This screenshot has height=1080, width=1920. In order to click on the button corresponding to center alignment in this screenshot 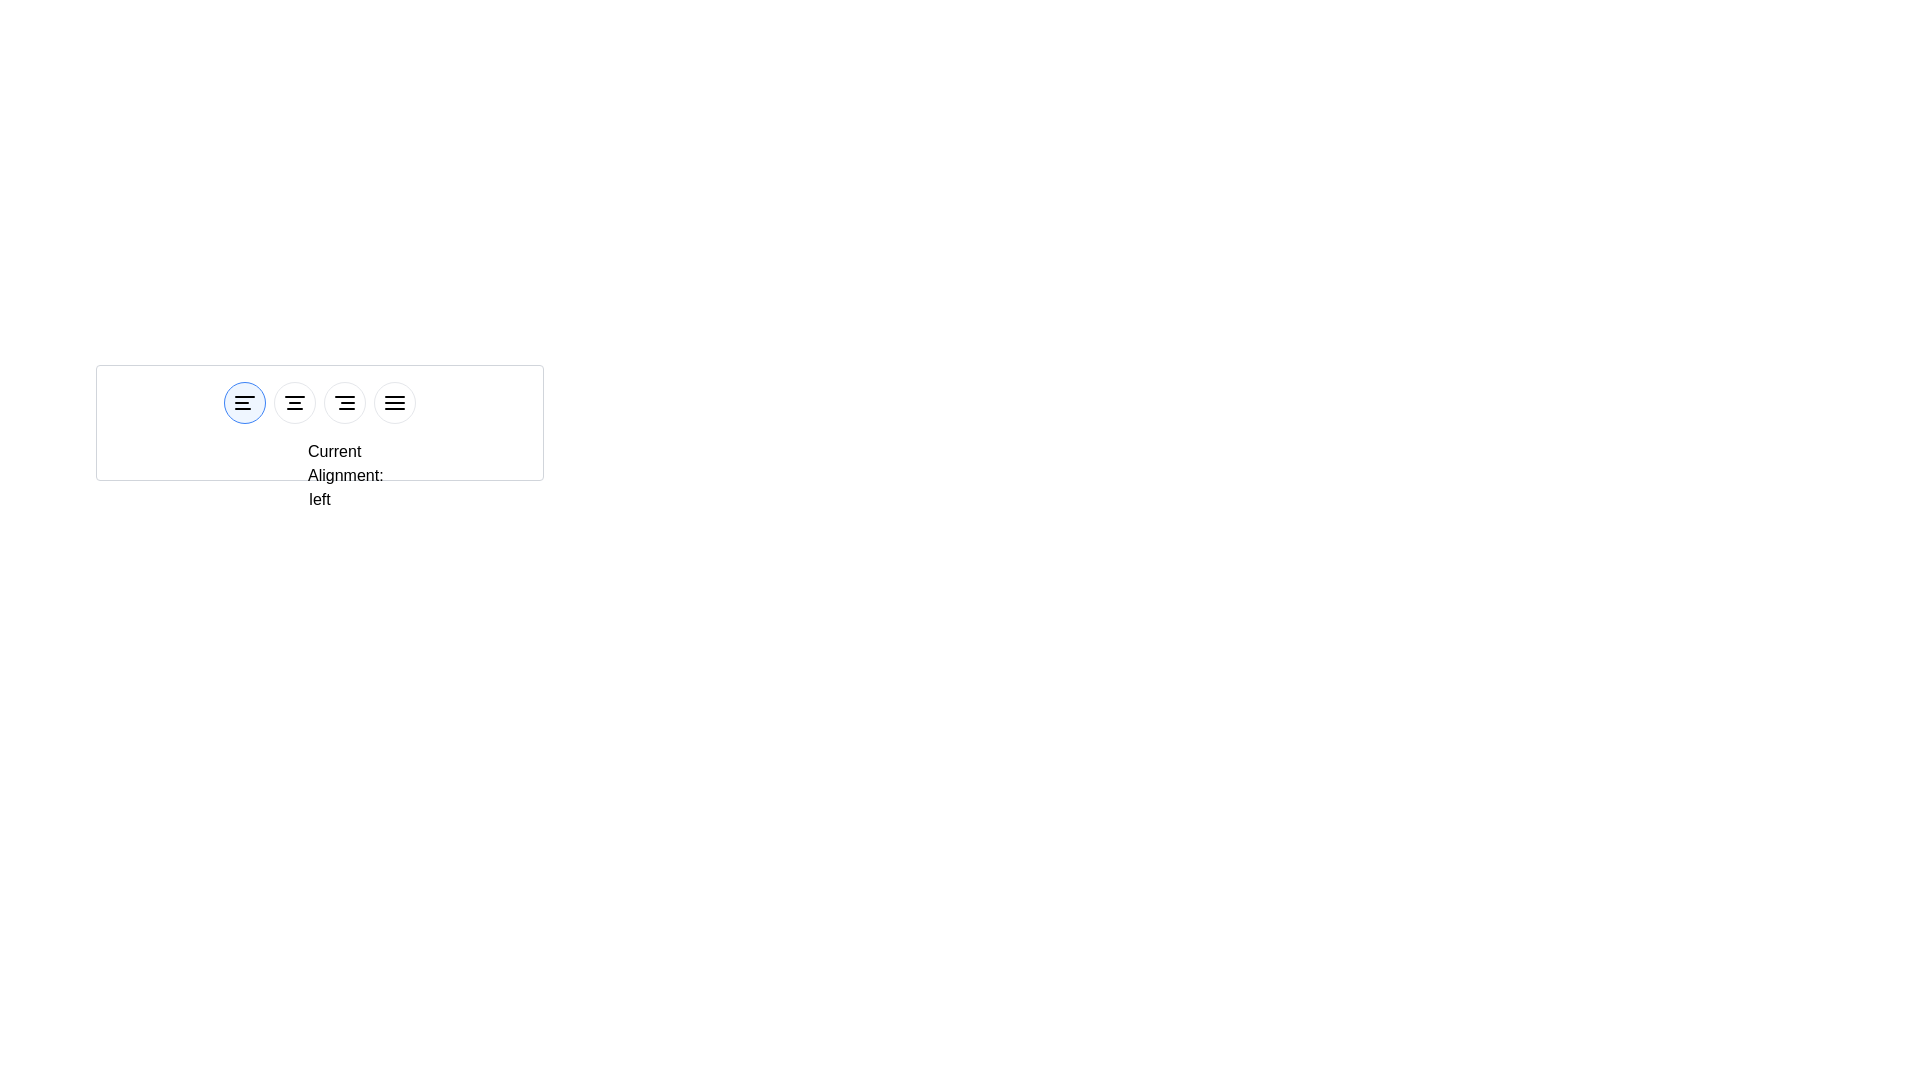, I will do `click(293, 402)`.